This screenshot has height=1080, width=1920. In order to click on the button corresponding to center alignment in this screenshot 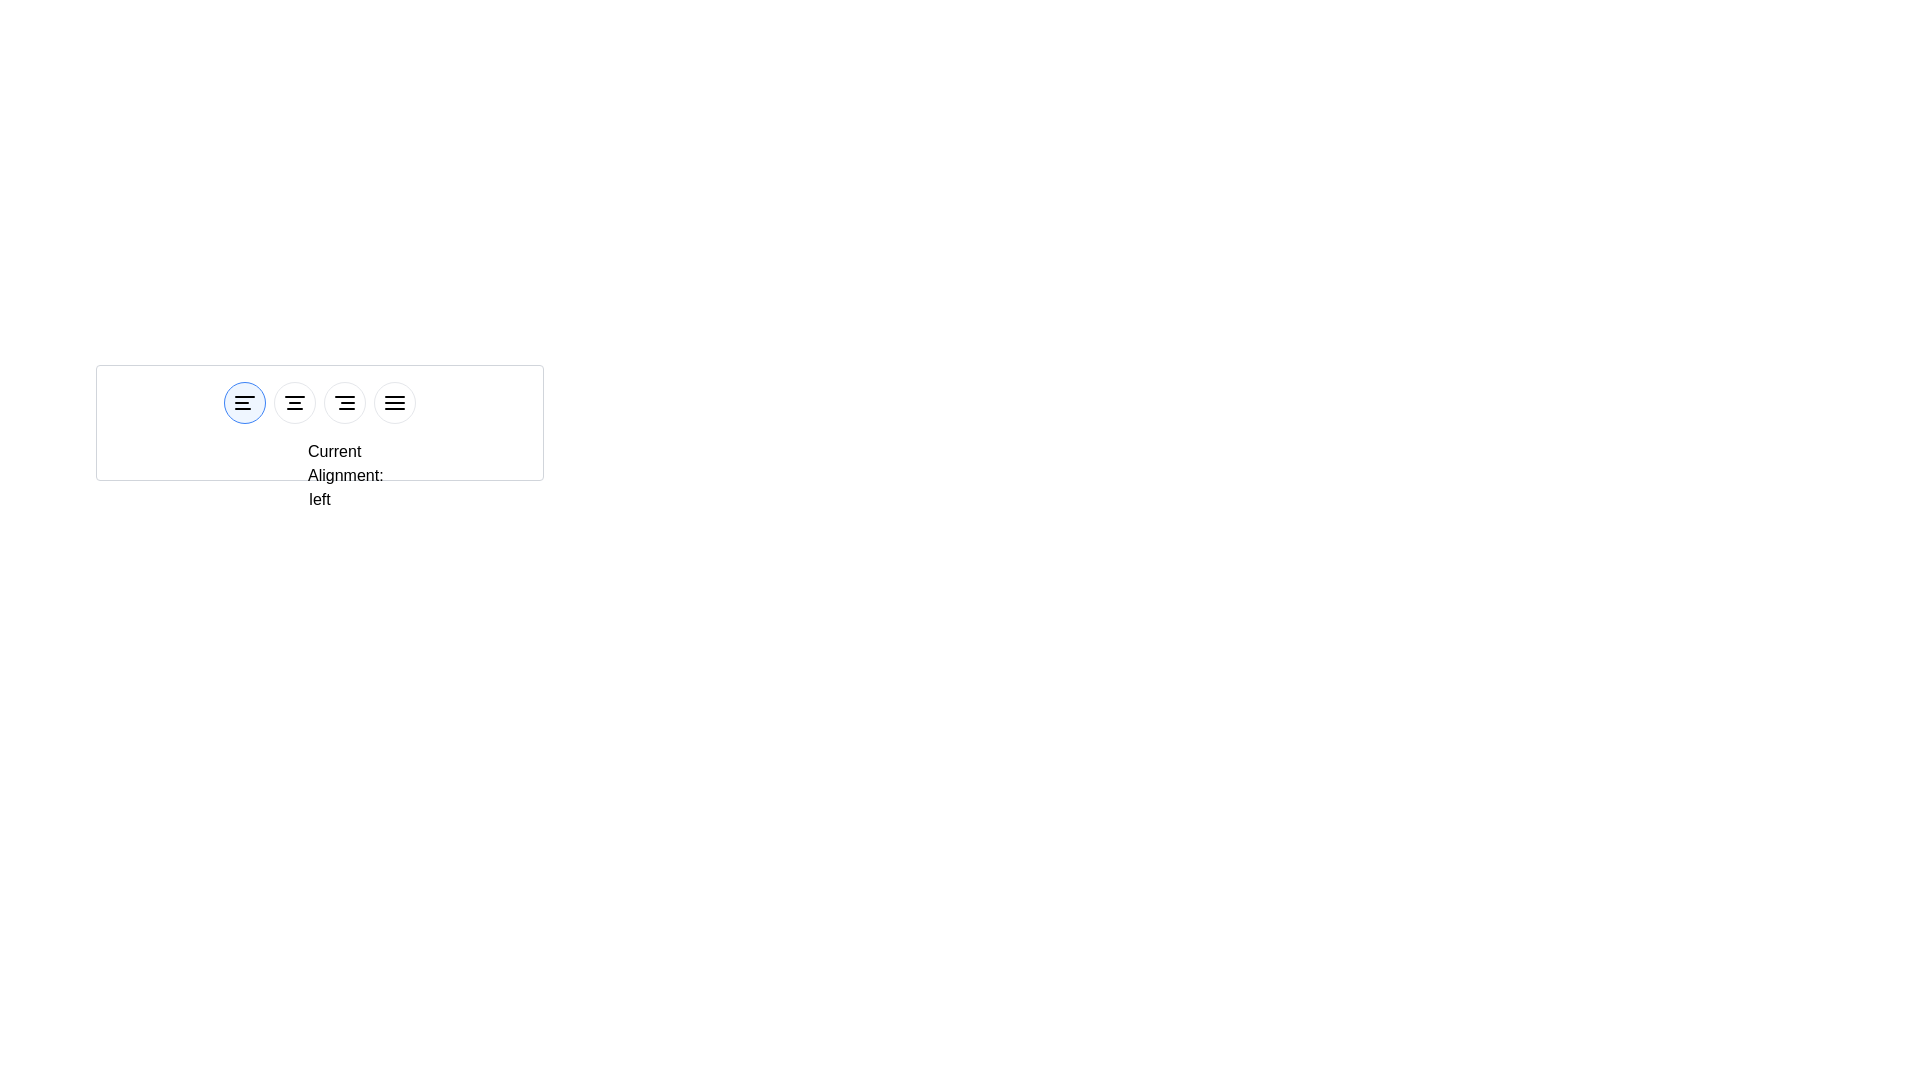, I will do `click(293, 402)`.